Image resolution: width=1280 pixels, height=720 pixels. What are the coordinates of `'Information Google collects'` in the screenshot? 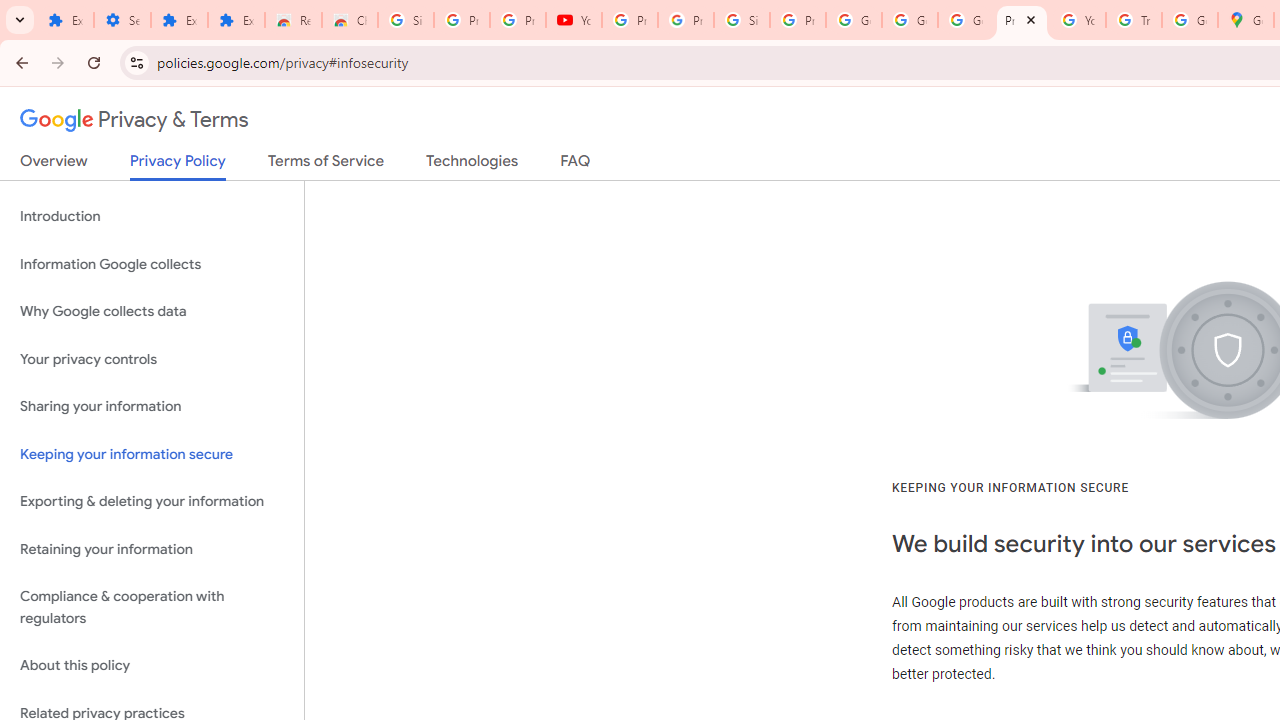 It's located at (151, 263).